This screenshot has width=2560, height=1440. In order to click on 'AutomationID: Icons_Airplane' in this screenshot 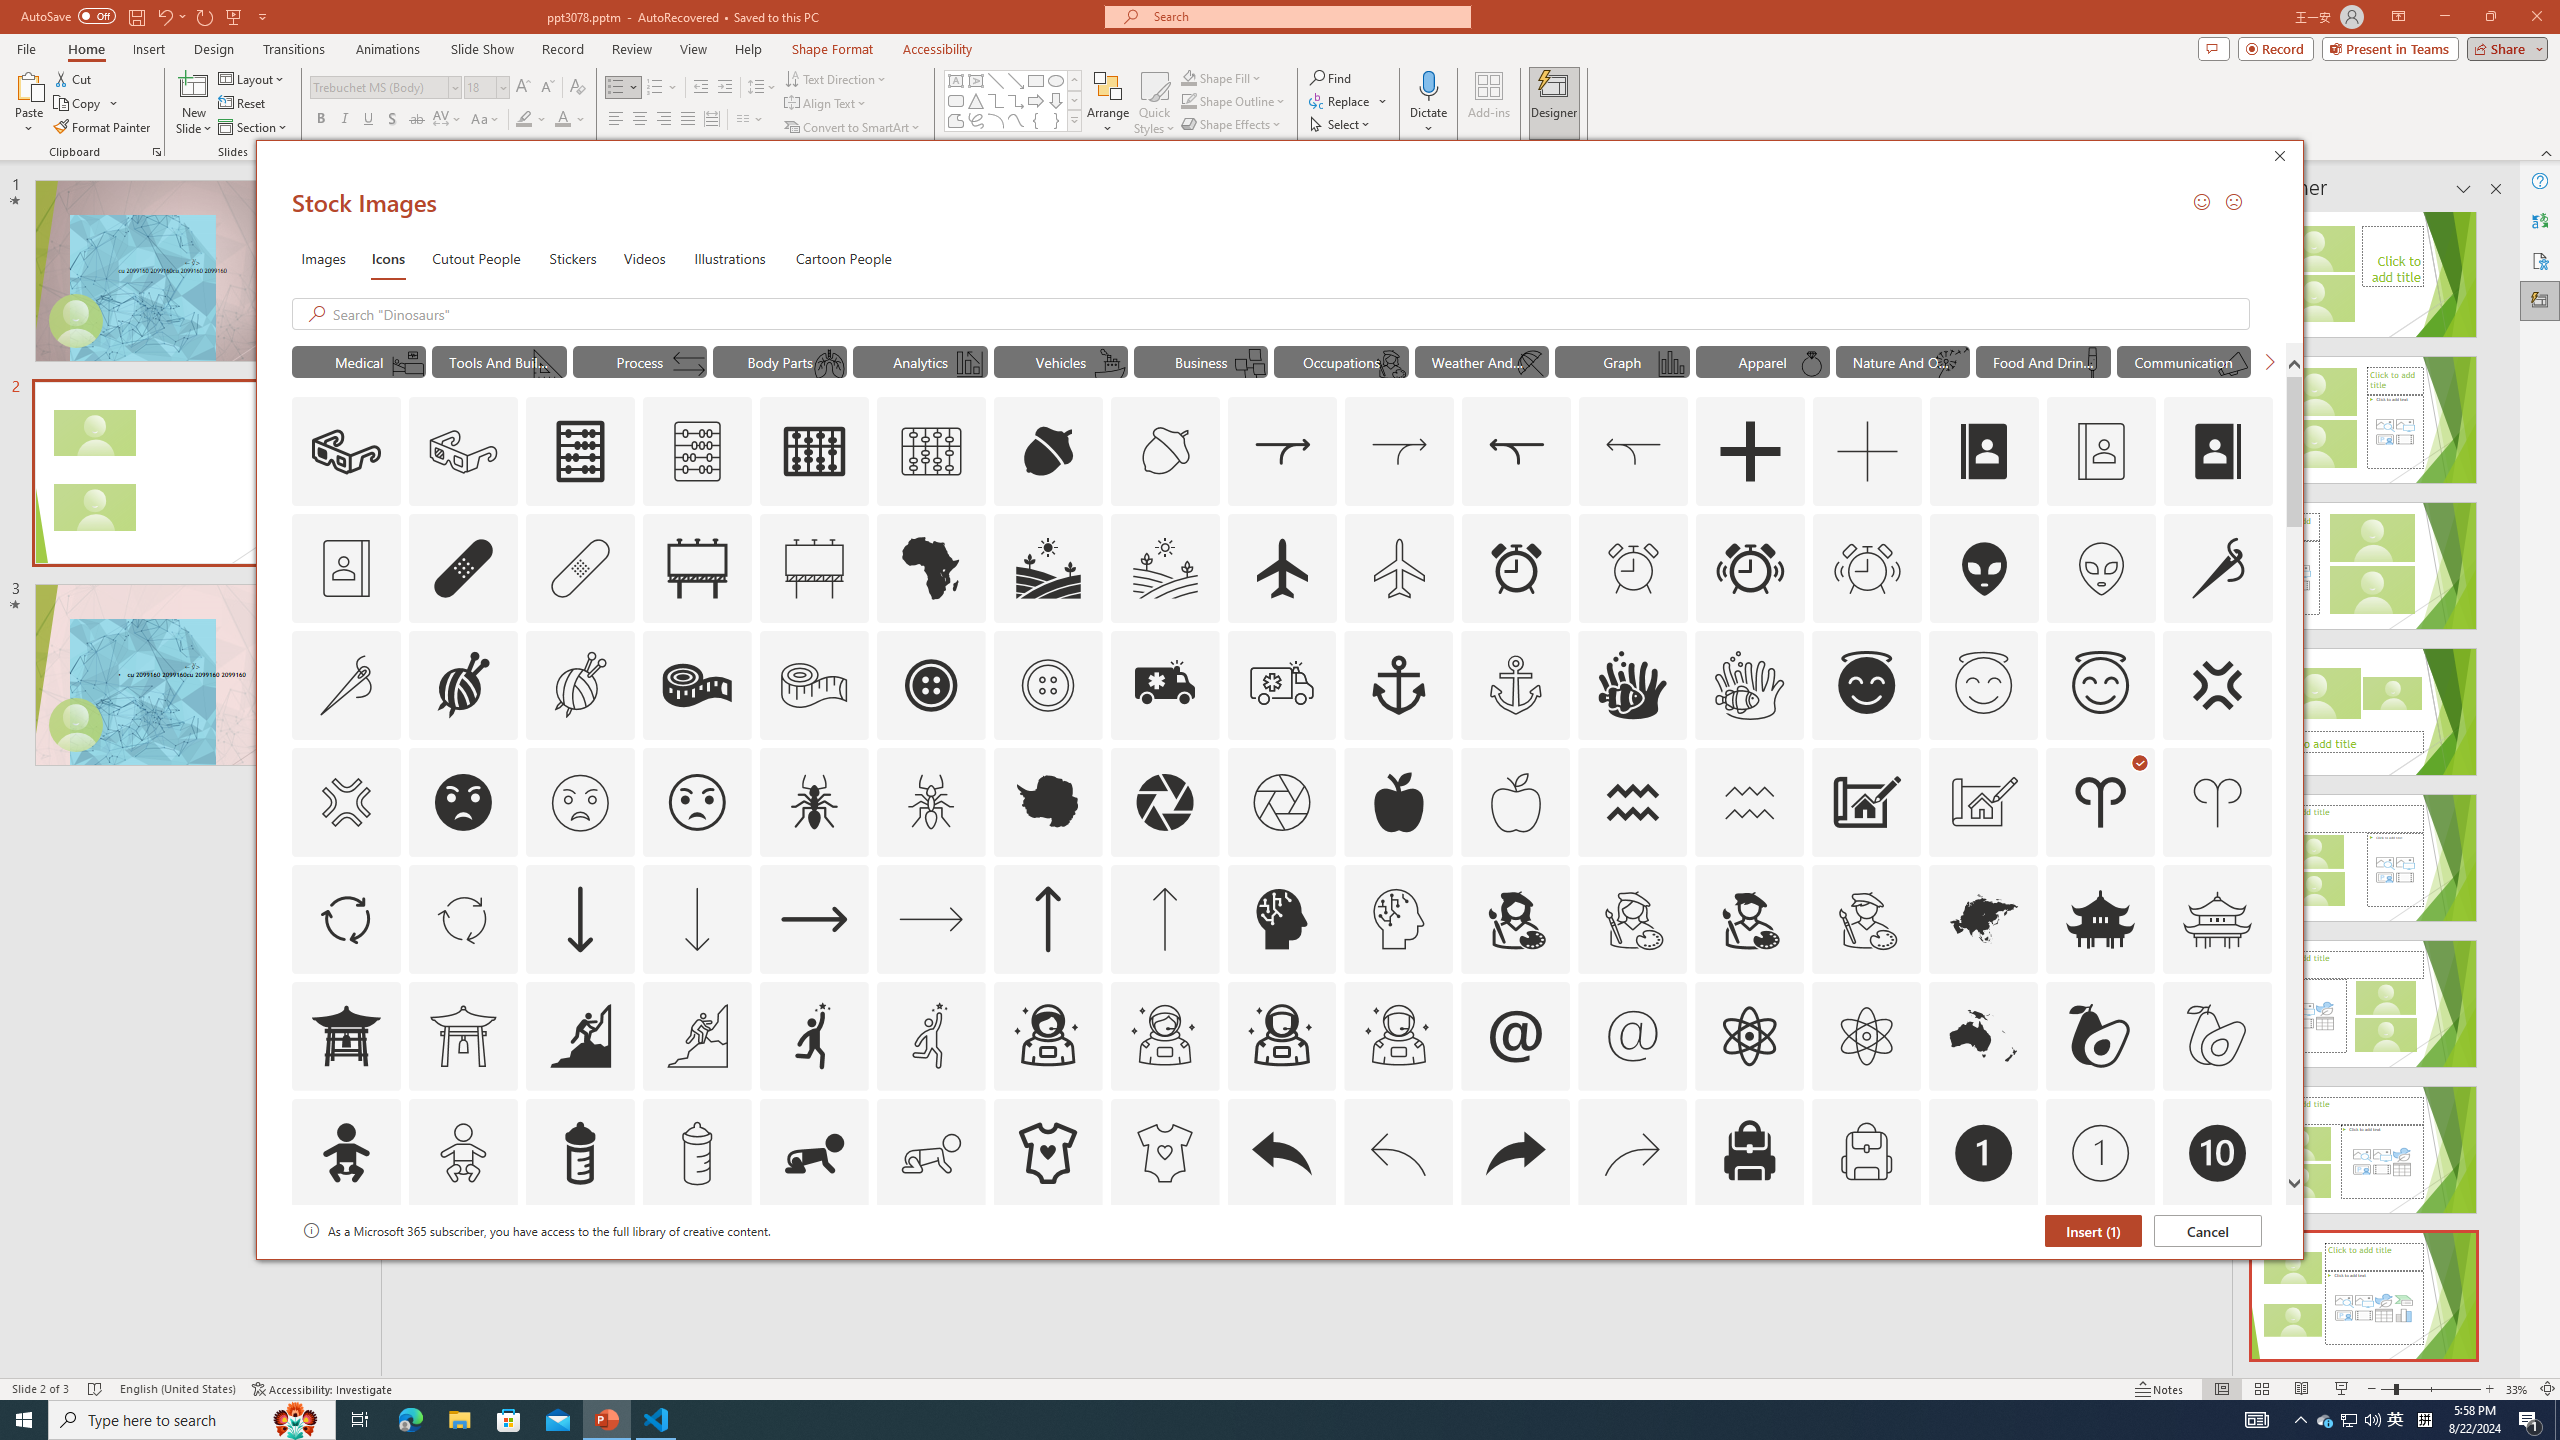, I will do `click(1281, 567)`.